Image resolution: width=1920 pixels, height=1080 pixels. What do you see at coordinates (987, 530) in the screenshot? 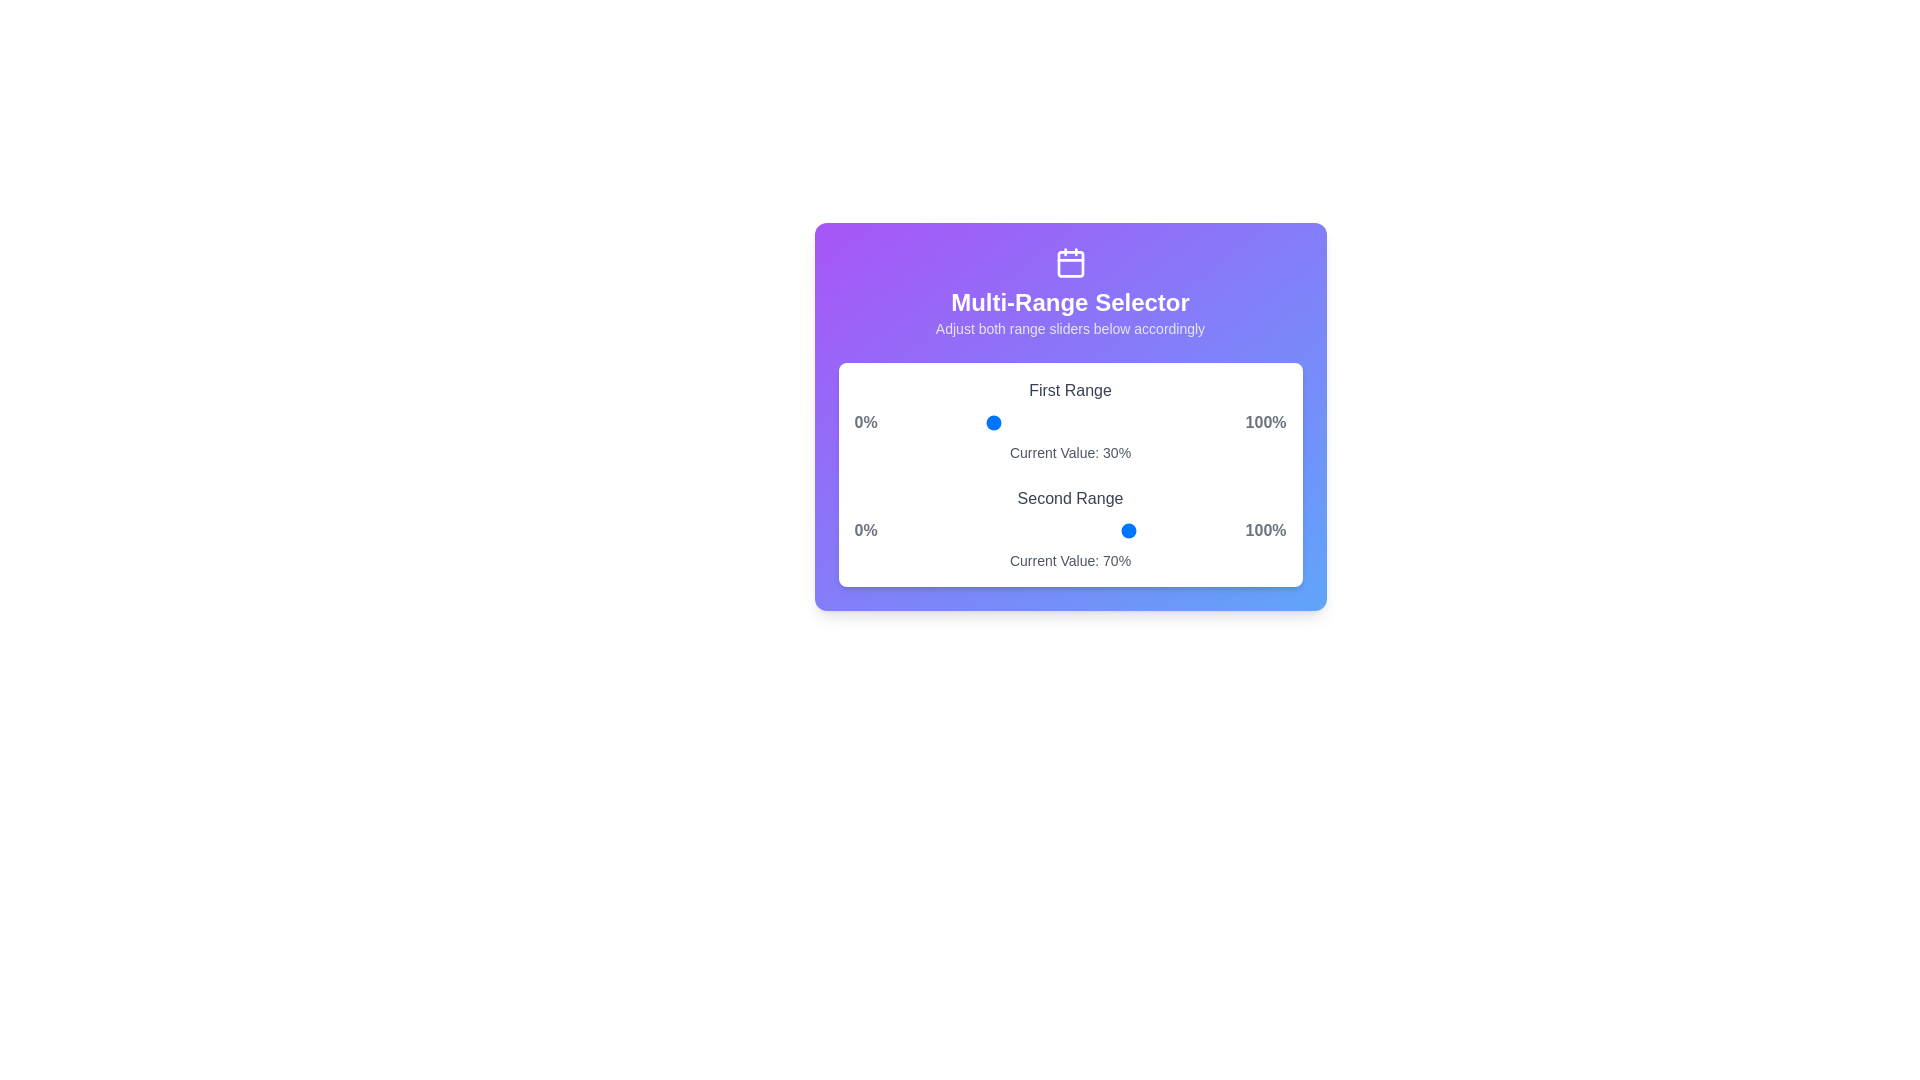
I see `the second range slider` at bounding box center [987, 530].